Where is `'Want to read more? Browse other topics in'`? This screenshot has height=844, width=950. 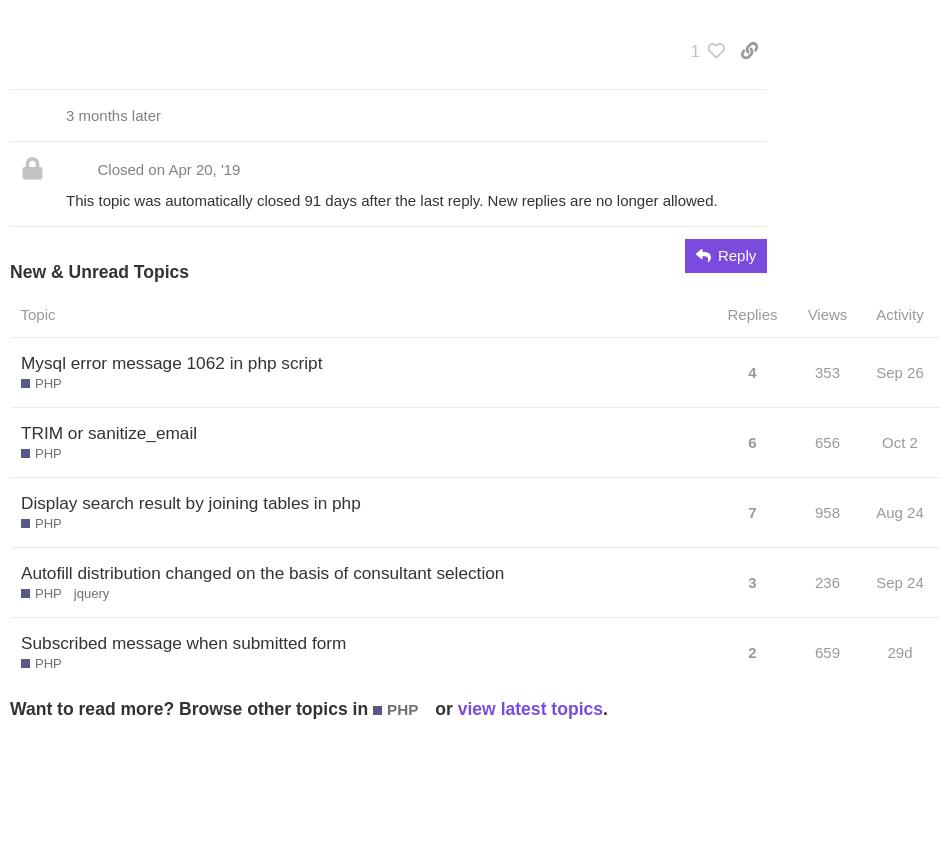 'Want to read more? Browse other topics in' is located at coordinates (191, 707).